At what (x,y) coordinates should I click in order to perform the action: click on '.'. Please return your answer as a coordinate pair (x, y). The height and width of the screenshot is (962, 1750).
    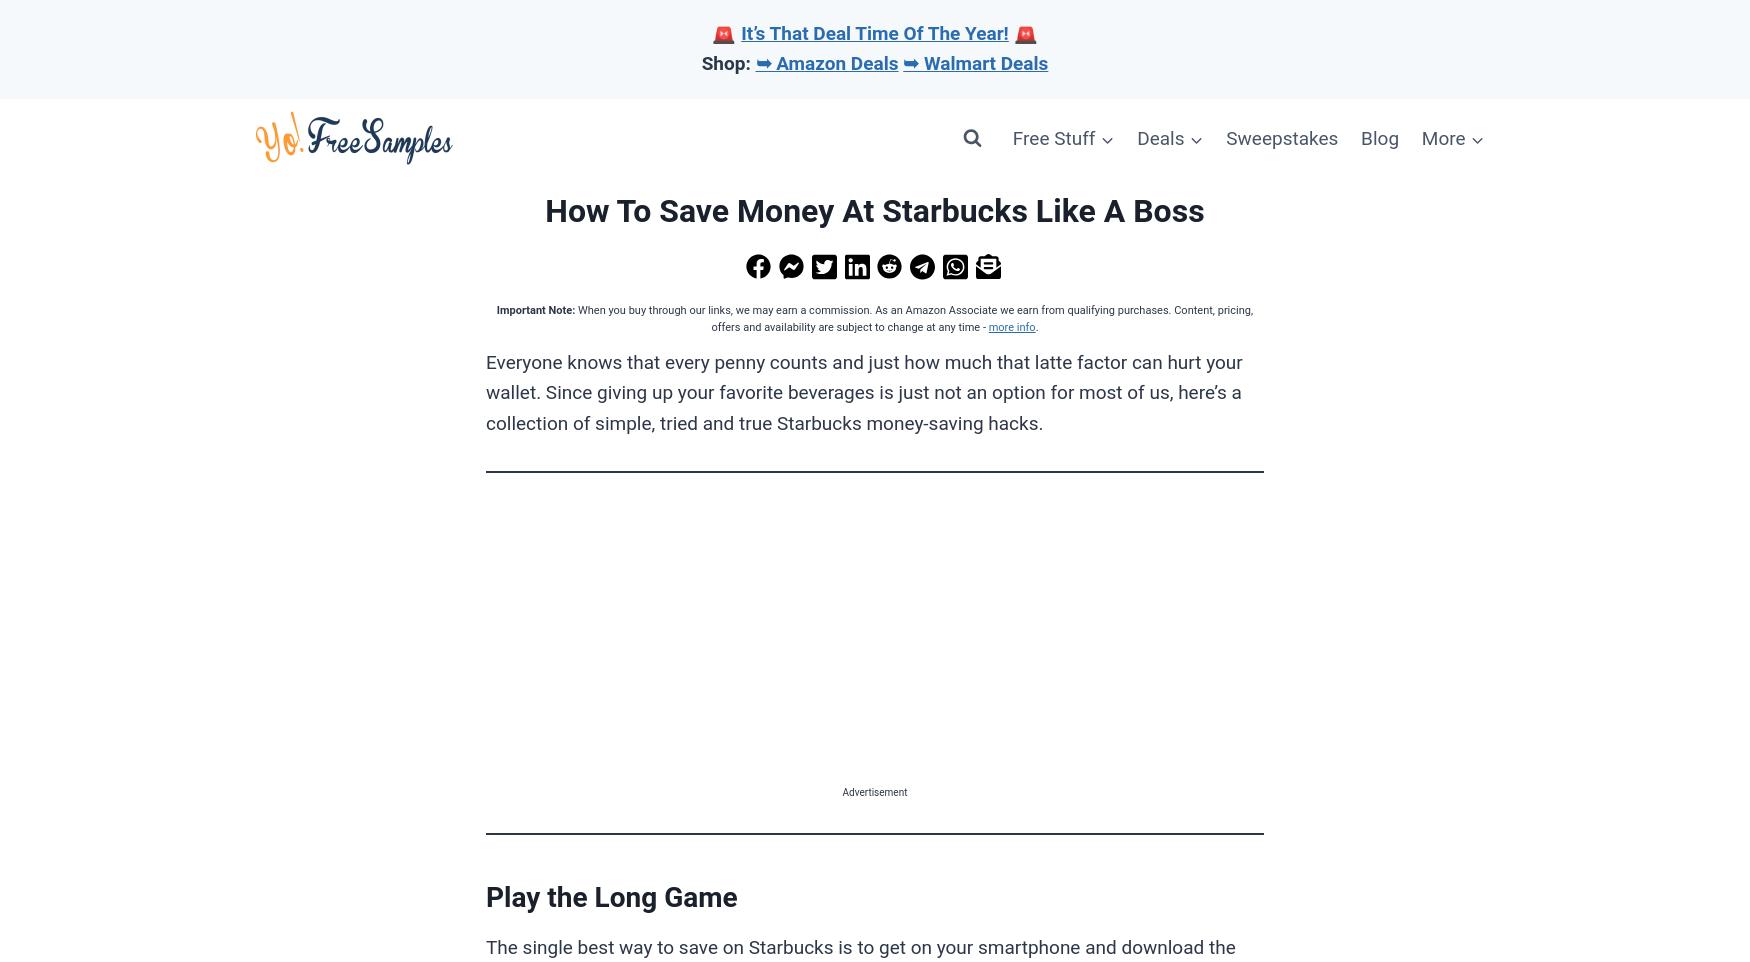
    Looking at the image, I should click on (1035, 326).